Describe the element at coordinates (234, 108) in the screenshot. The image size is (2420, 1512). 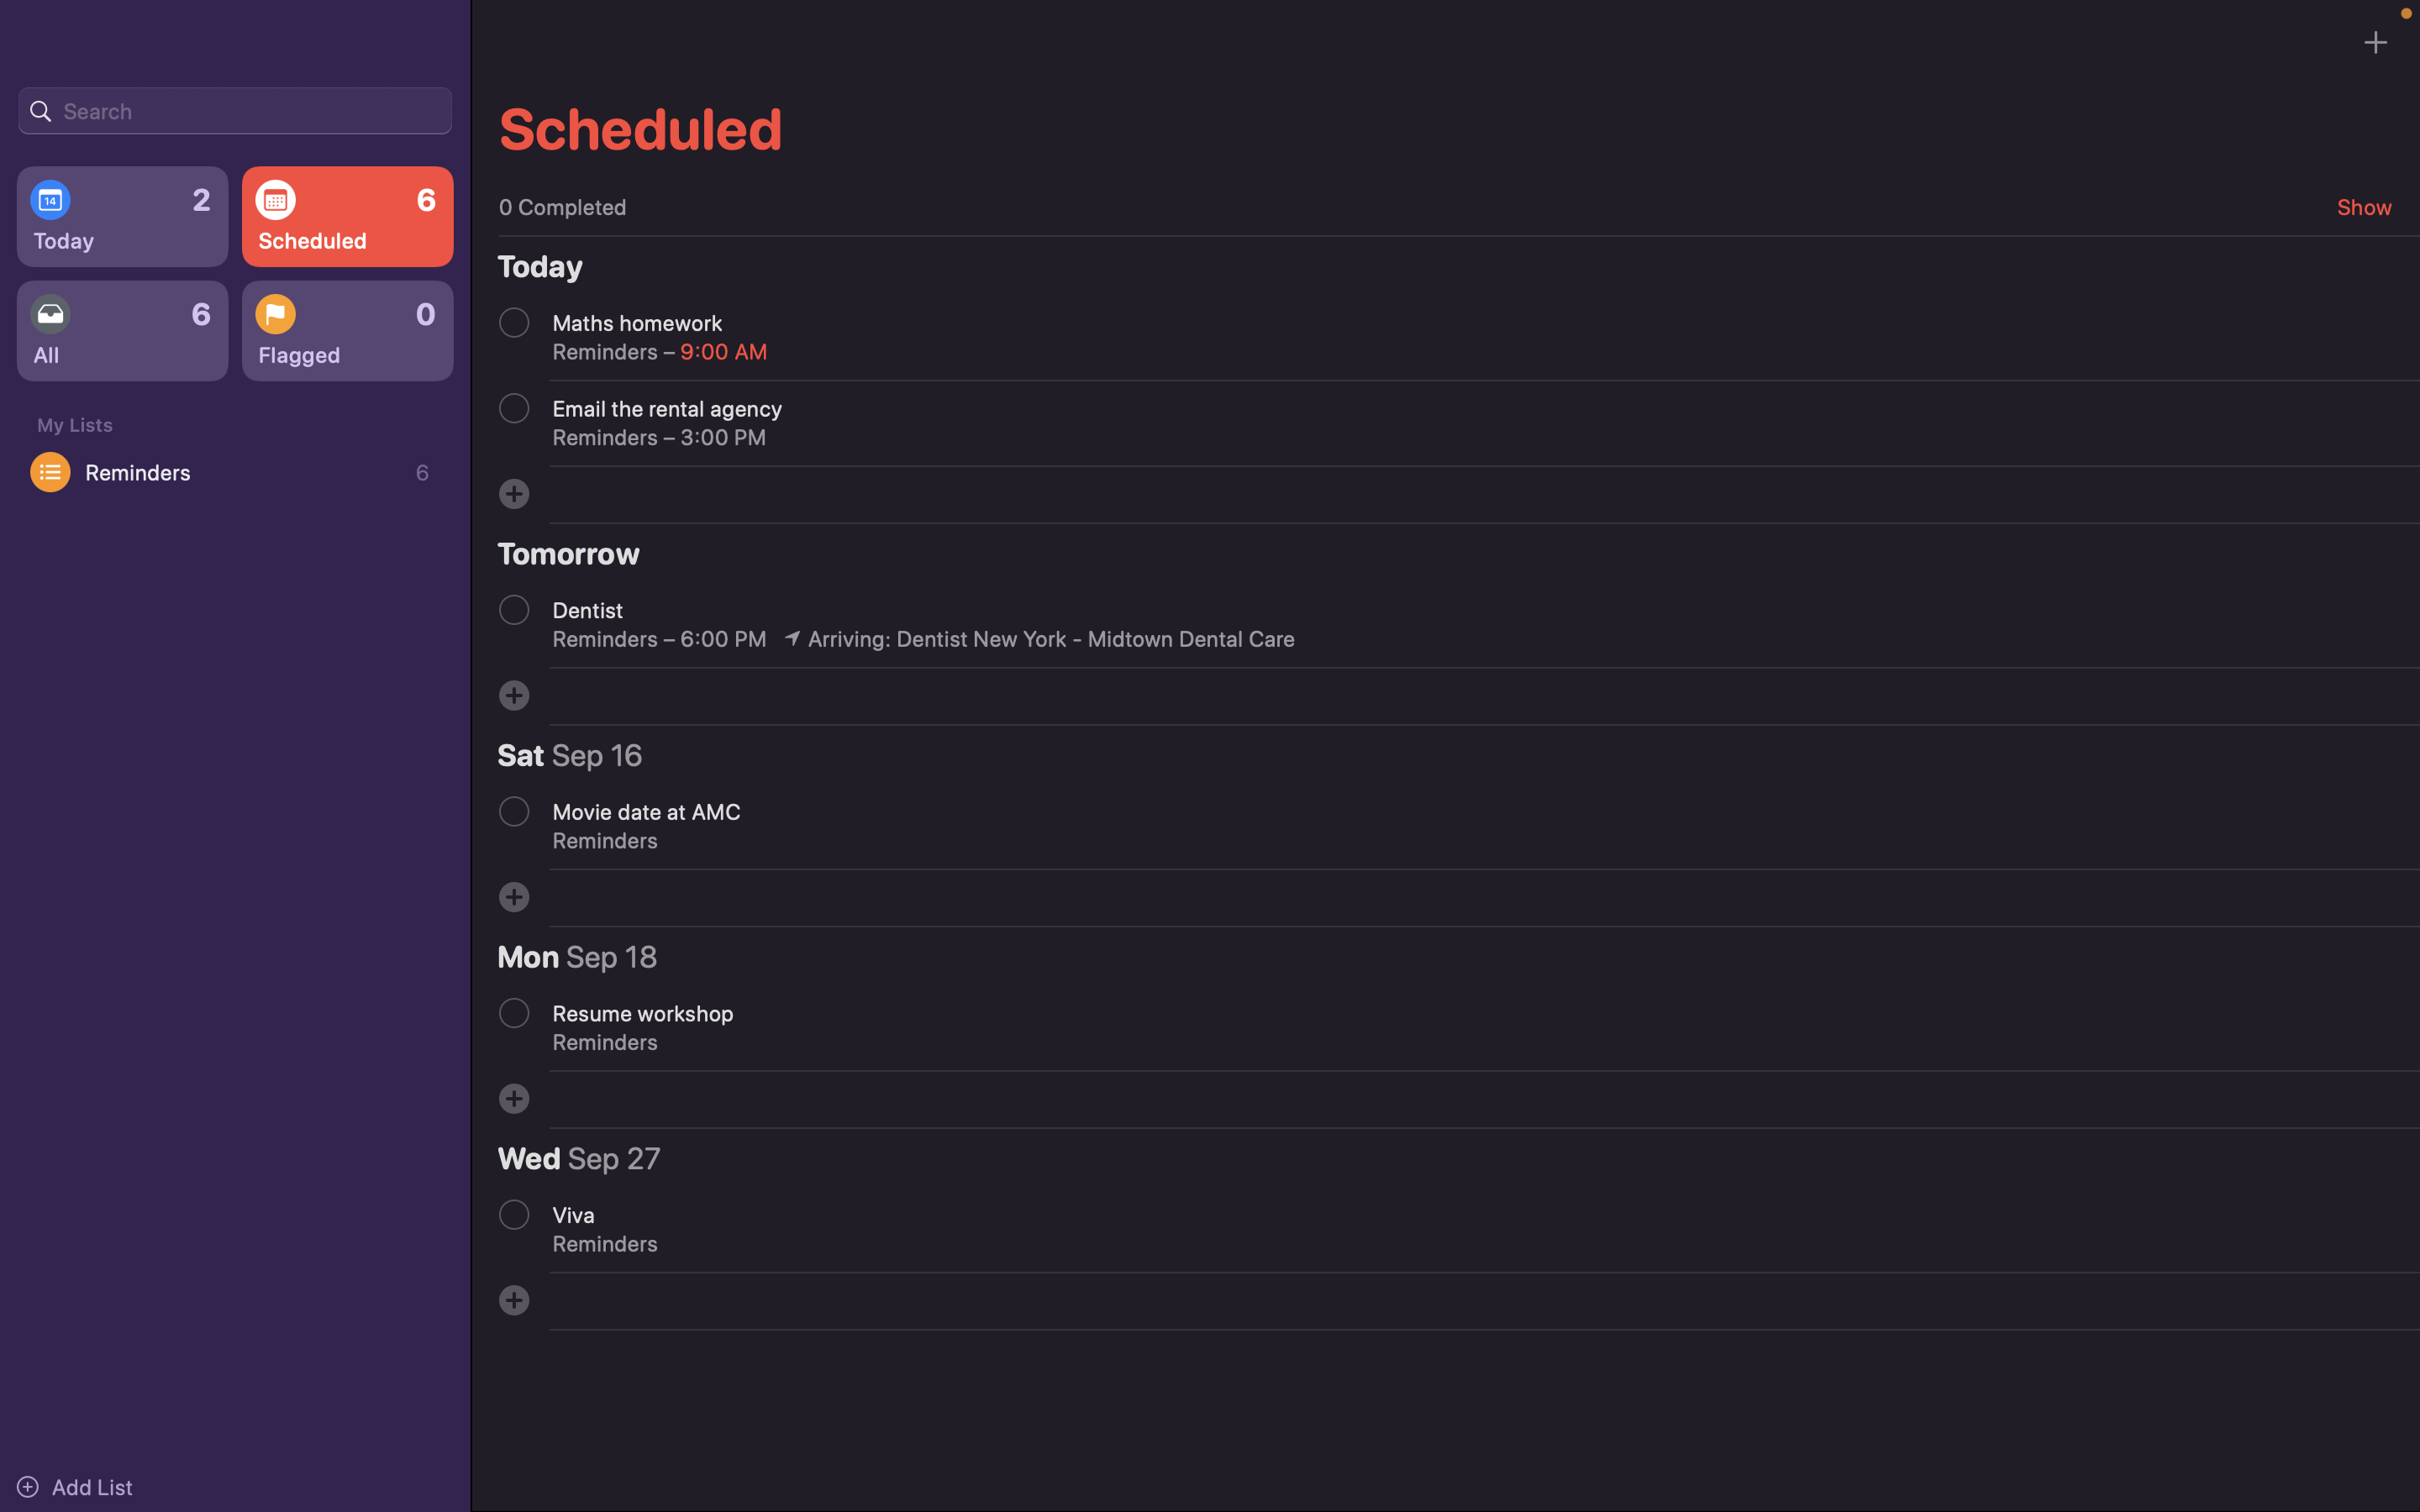
I see `Use the search function to locate an event` at that location.